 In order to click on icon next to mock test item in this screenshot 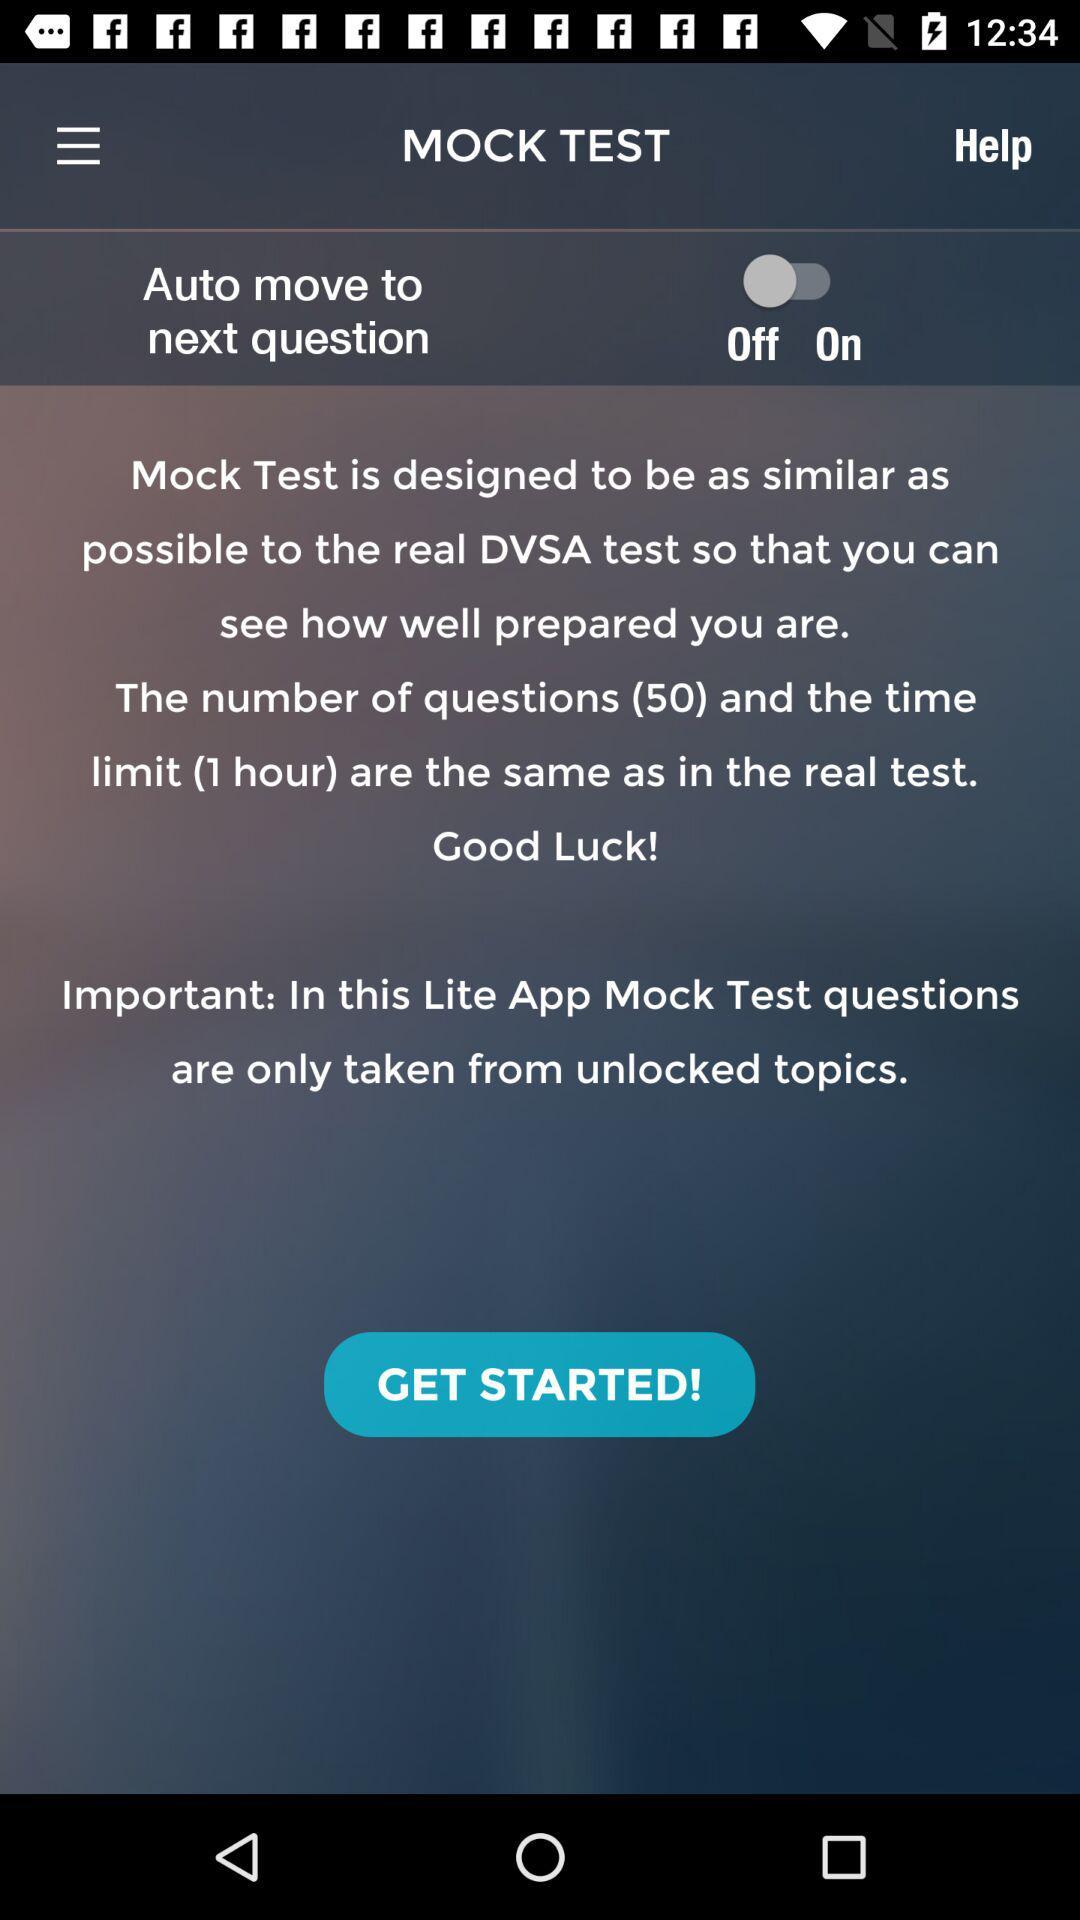, I will do `click(992, 144)`.